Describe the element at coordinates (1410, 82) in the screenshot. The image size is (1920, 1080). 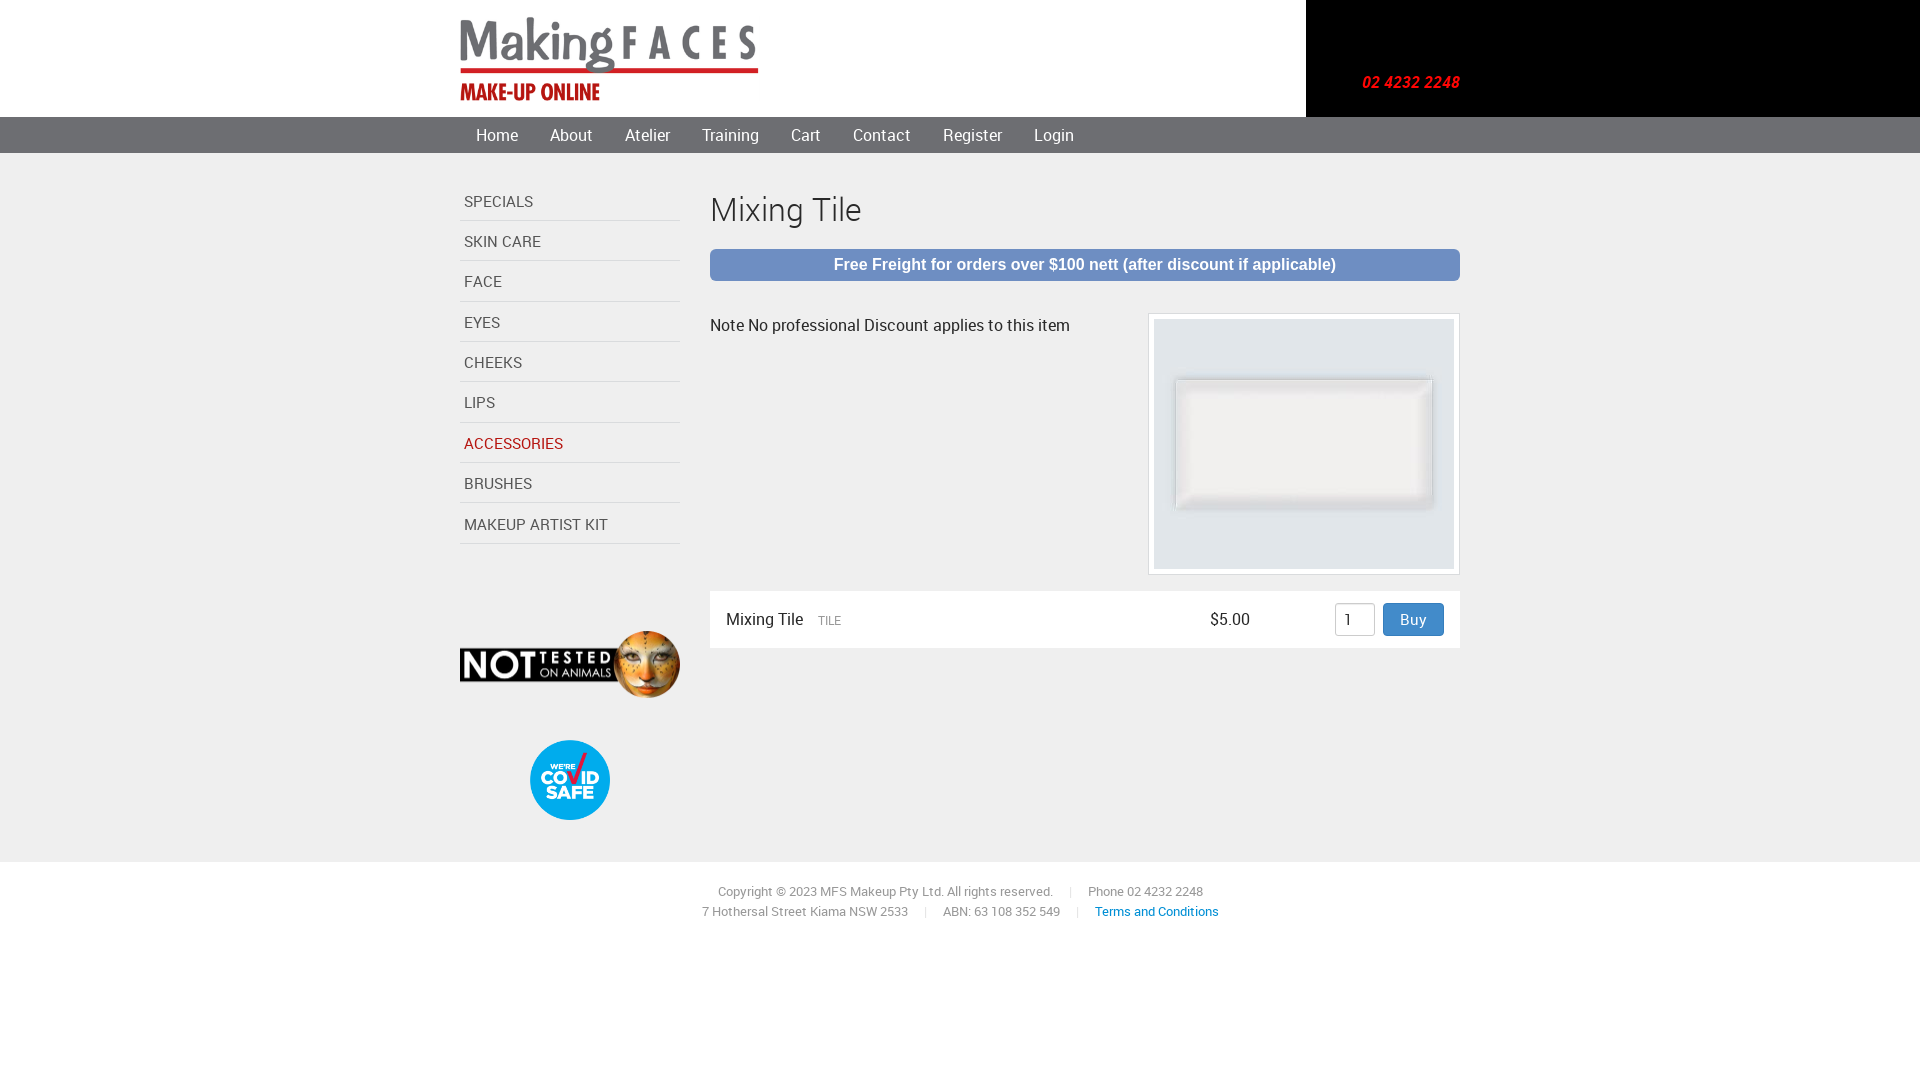
I see `'02 4232 2248'` at that location.